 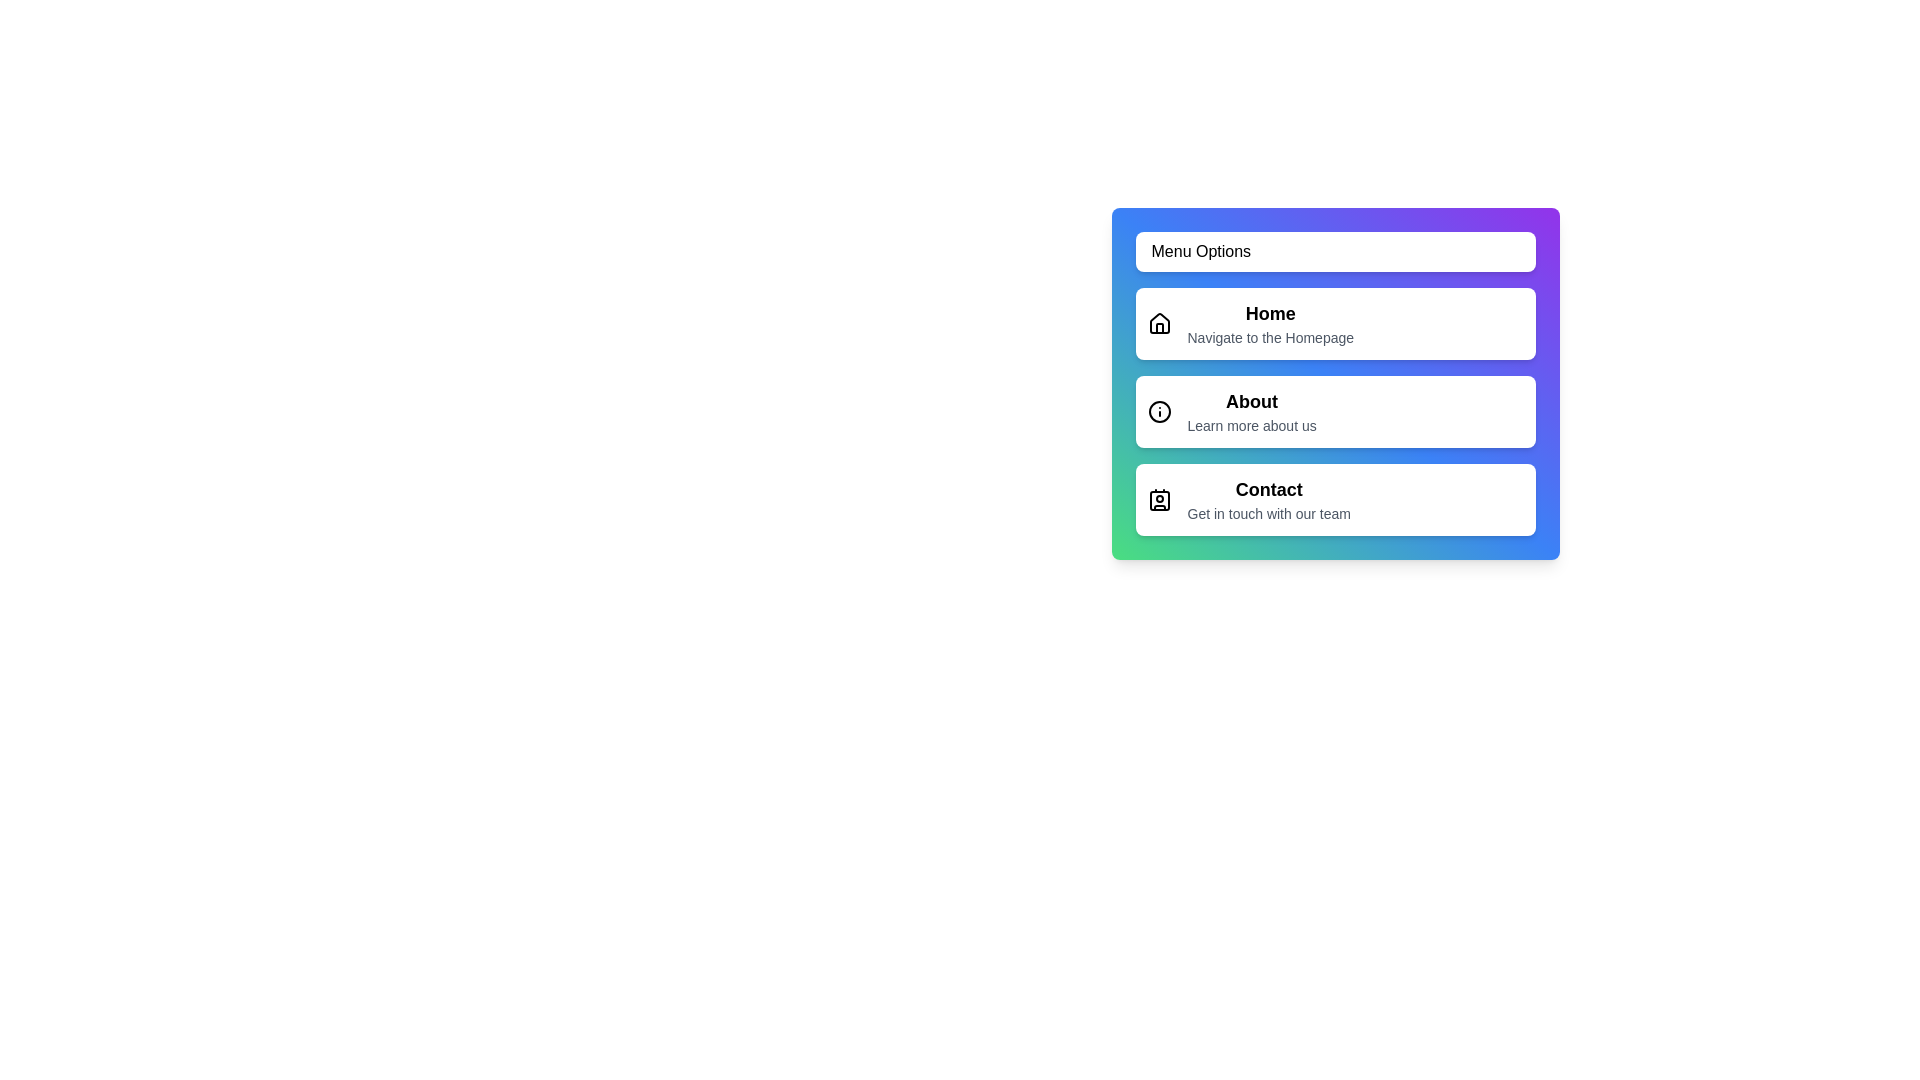 What do you see at coordinates (1335, 499) in the screenshot?
I see `the menu item labeled Contact` at bounding box center [1335, 499].